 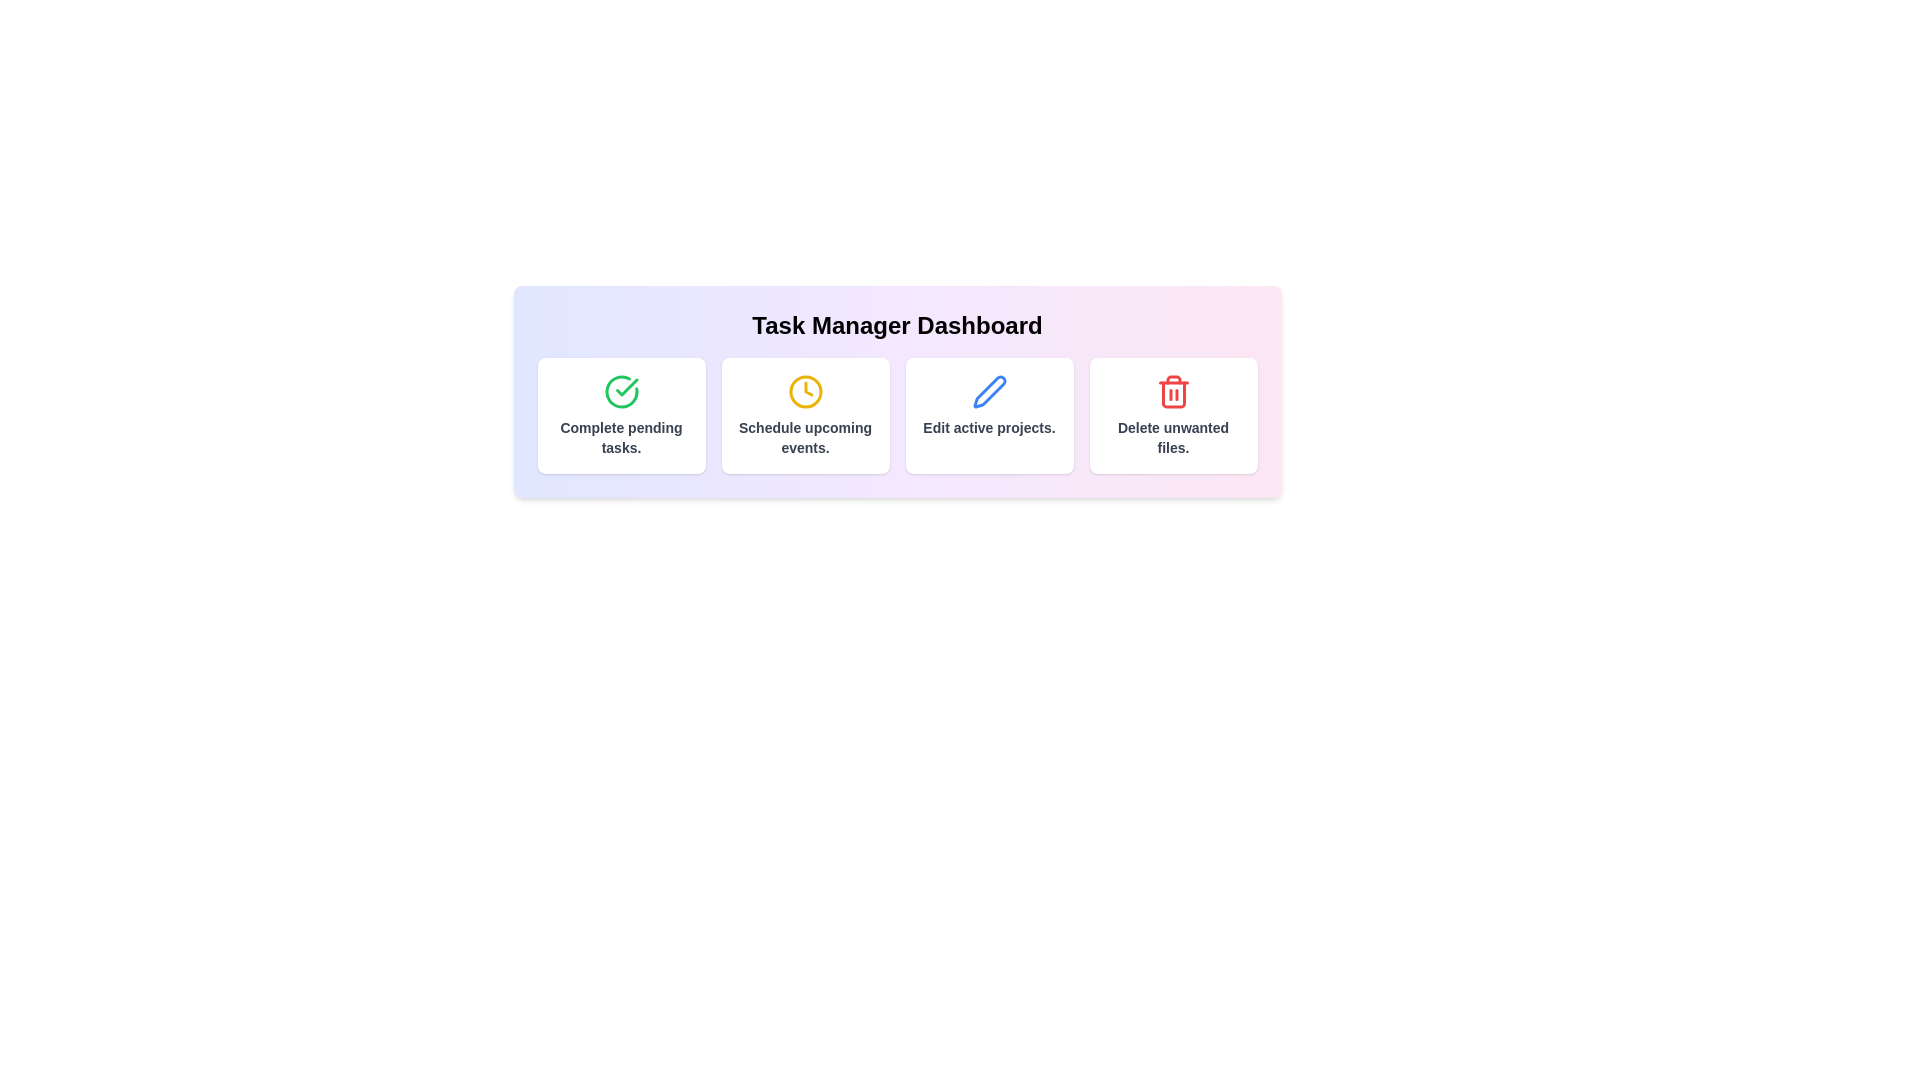 I want to click on text 'Delete unwanted files.' which is styled with a small font size and gray color, located beneath a trash can icon in the fourth card from the left, so click(x=1173, y=437).